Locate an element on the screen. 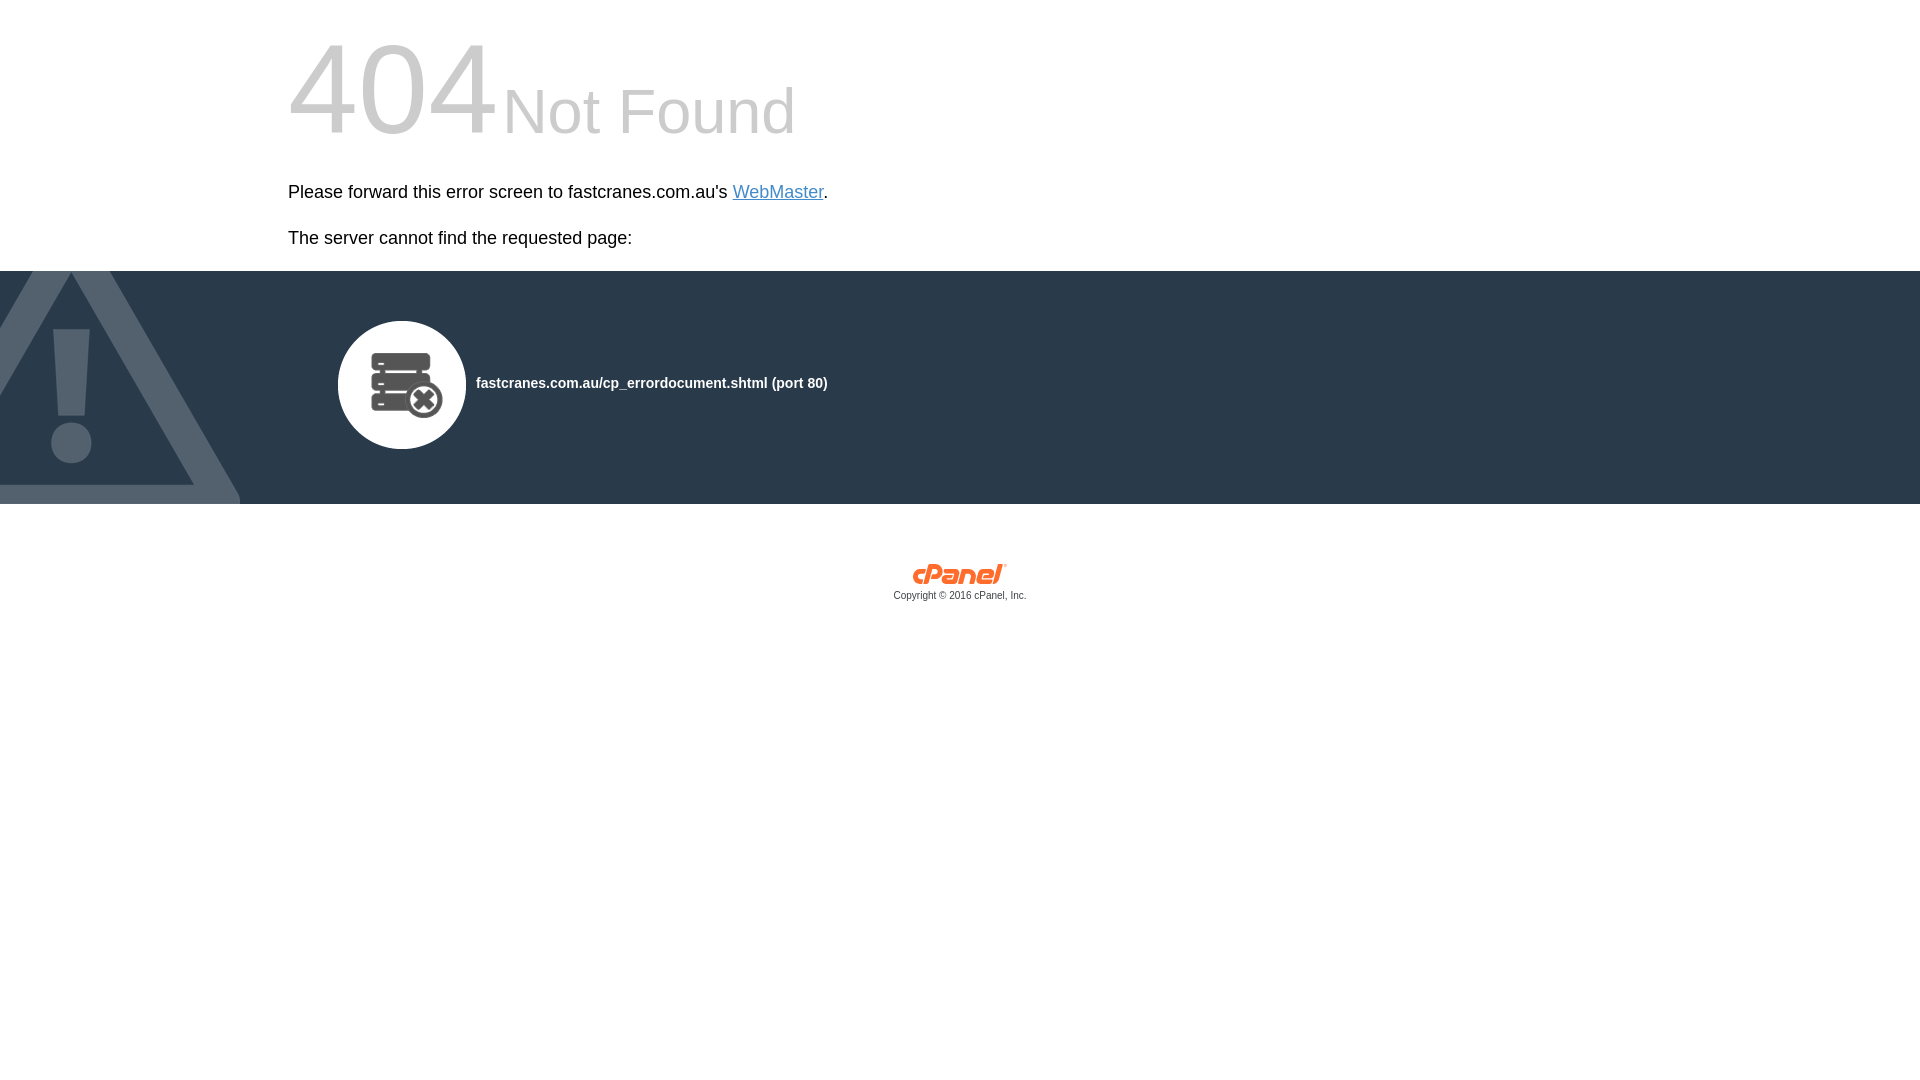 Image resolution: width=1920 pixels, height=1080 pixels. 'WebMaster' is located at coordinates (732, 192).